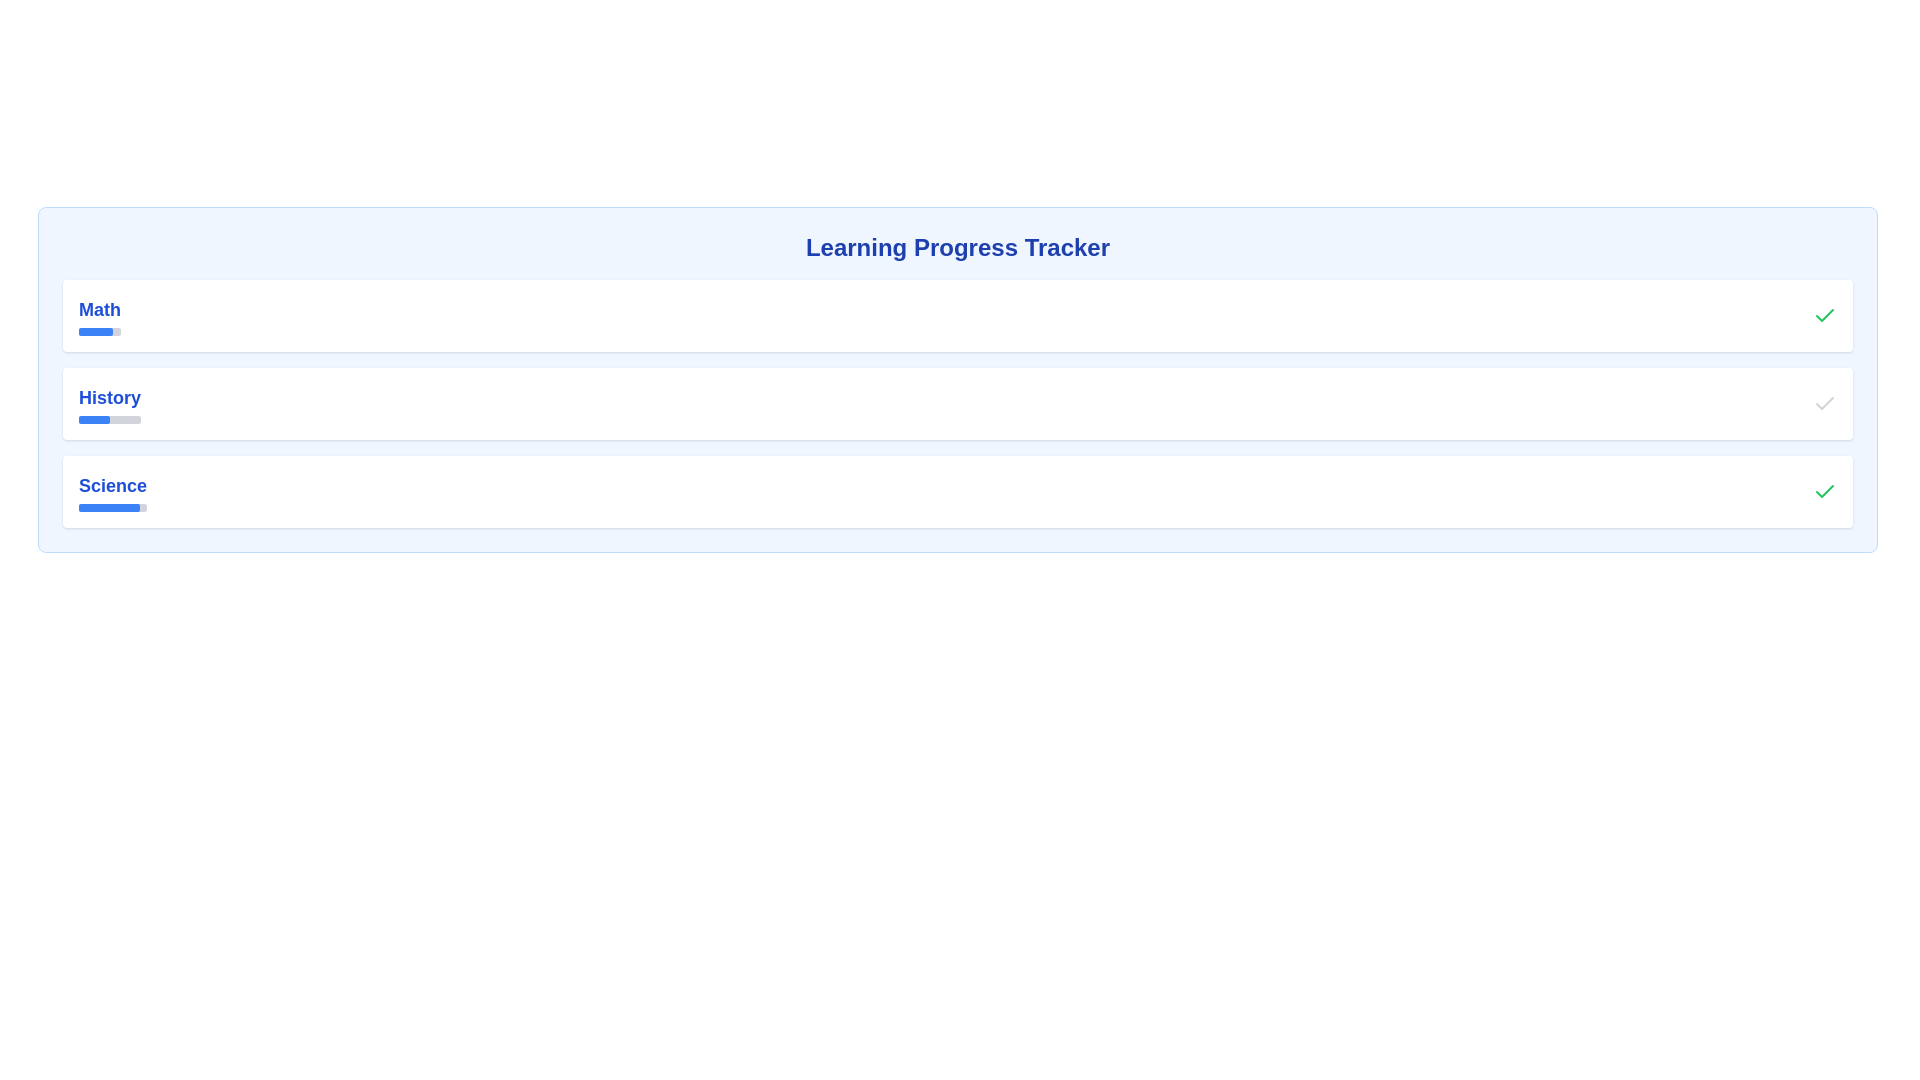  What do you see at coordinates (93, 419) in the screenshot?
I see `the completion status represented by the progress bar for the subject labeled 'History', located in the second row of items` at bounding box center [93, 419].